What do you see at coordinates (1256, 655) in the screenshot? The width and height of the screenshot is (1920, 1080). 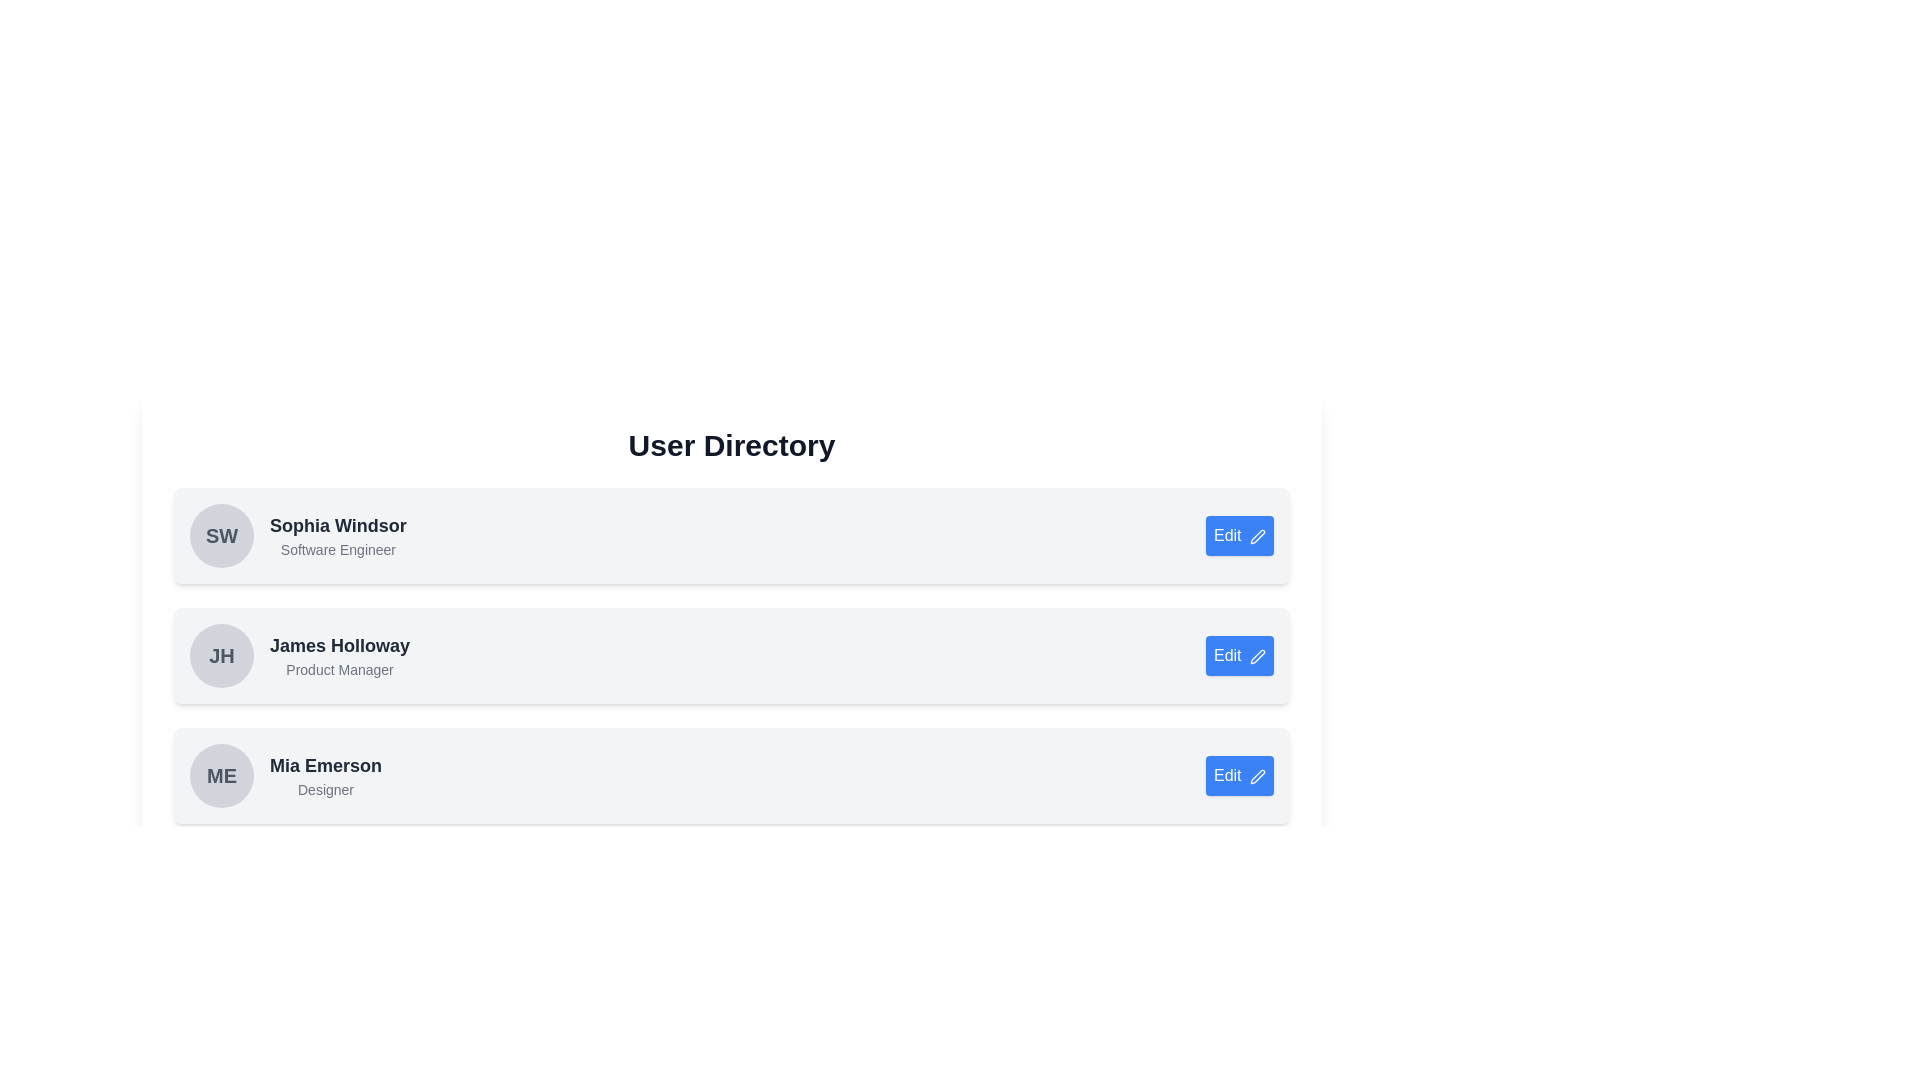 I see `the white pen icon located within the blue 'Edit' button on the right side of the second row in the user directory interface` at bounding box center [1256, 655].